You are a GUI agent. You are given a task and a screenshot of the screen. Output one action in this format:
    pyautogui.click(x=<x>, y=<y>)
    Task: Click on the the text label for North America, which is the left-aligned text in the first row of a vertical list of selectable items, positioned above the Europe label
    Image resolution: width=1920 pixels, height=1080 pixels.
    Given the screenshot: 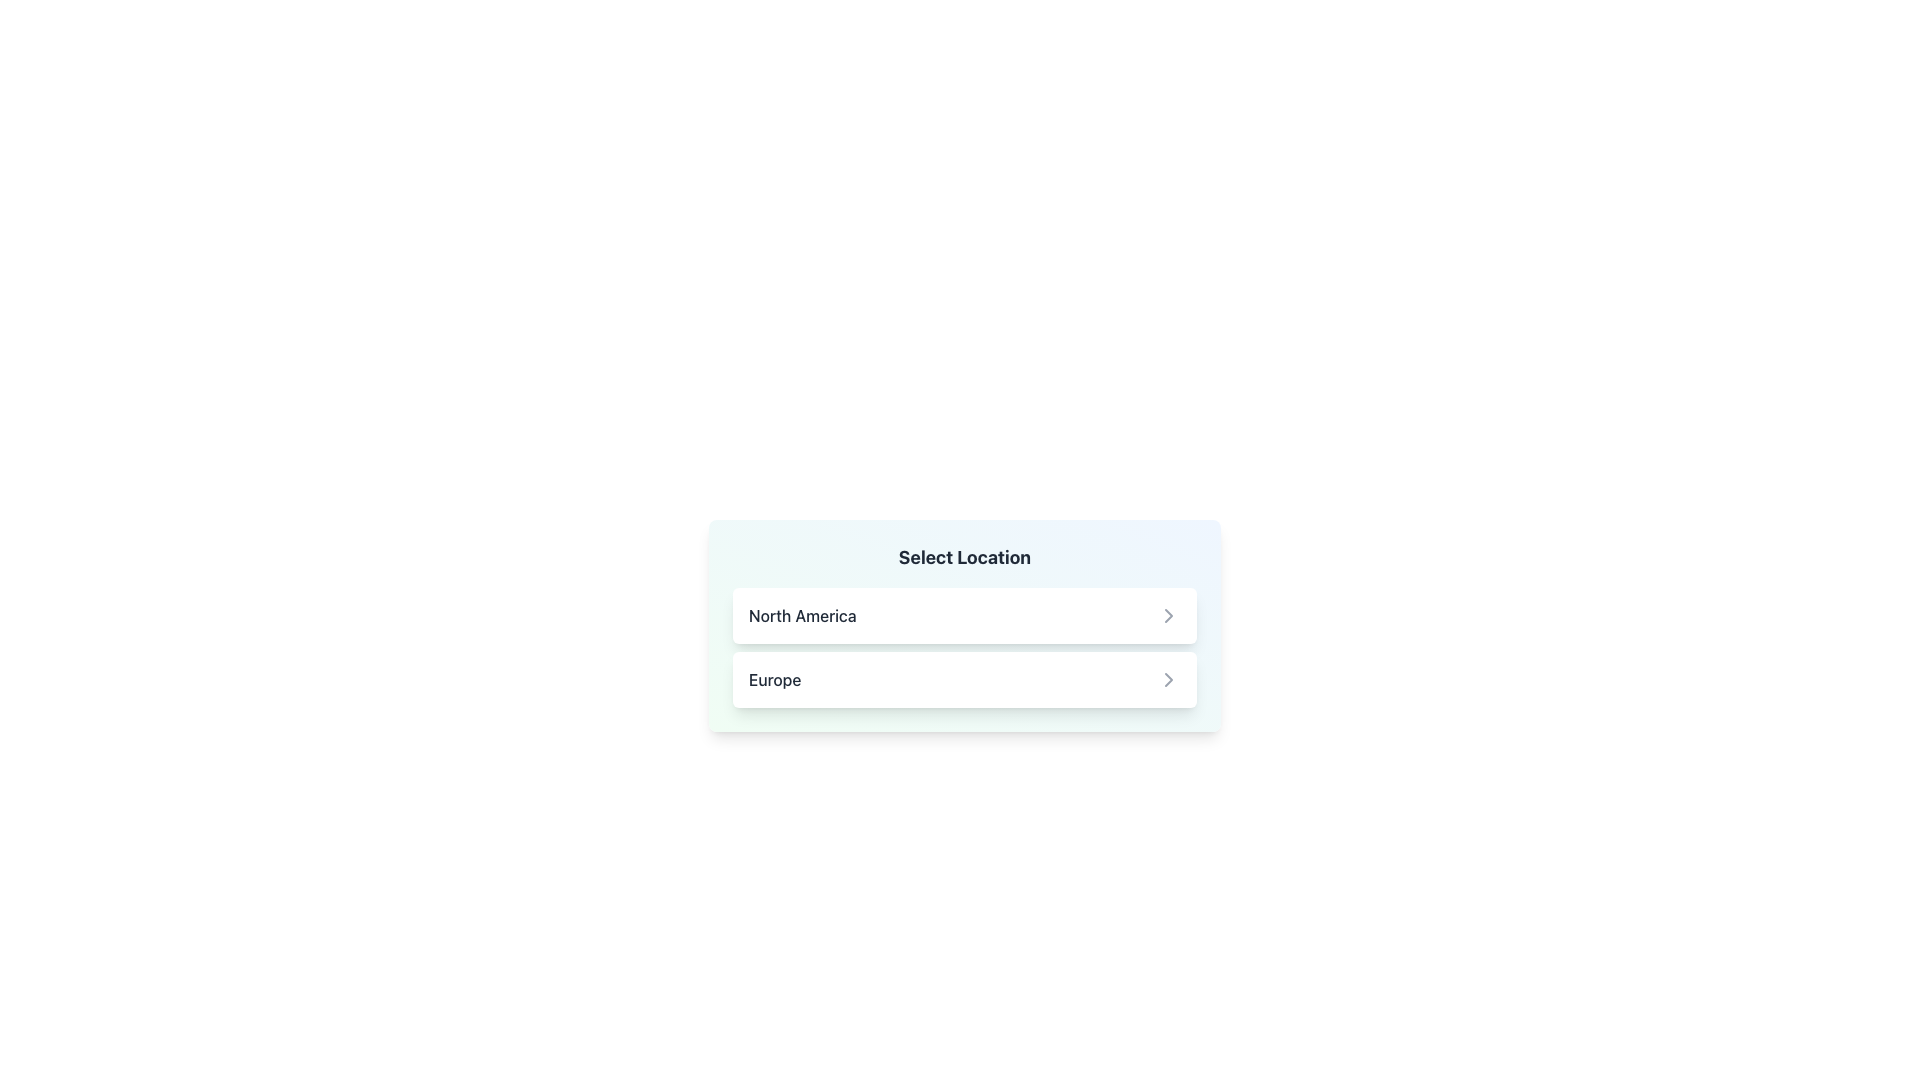 What is the action you would take?
    pyautogui.click(x=802, y=615)
    